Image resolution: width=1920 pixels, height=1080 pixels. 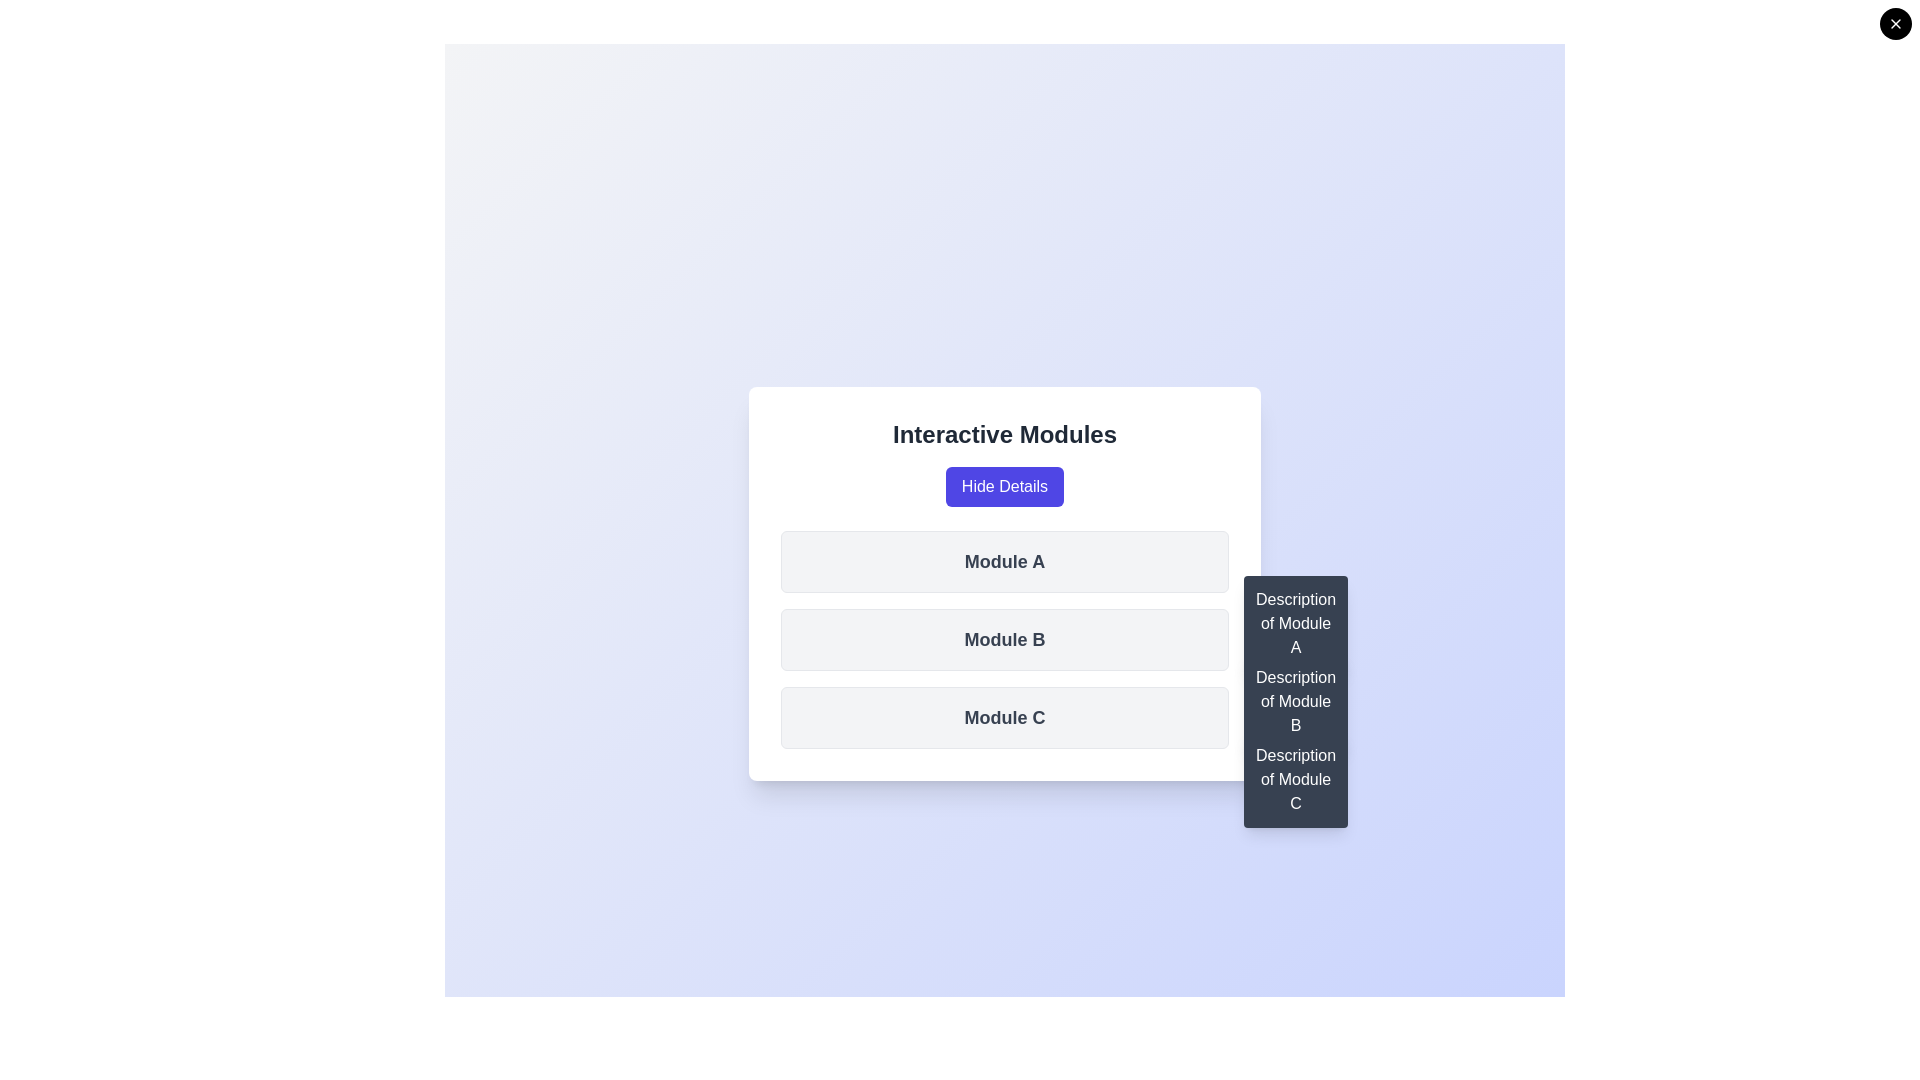 I want to click on the interactive module option labeled 'Module C', so click(x=1004, y=716).